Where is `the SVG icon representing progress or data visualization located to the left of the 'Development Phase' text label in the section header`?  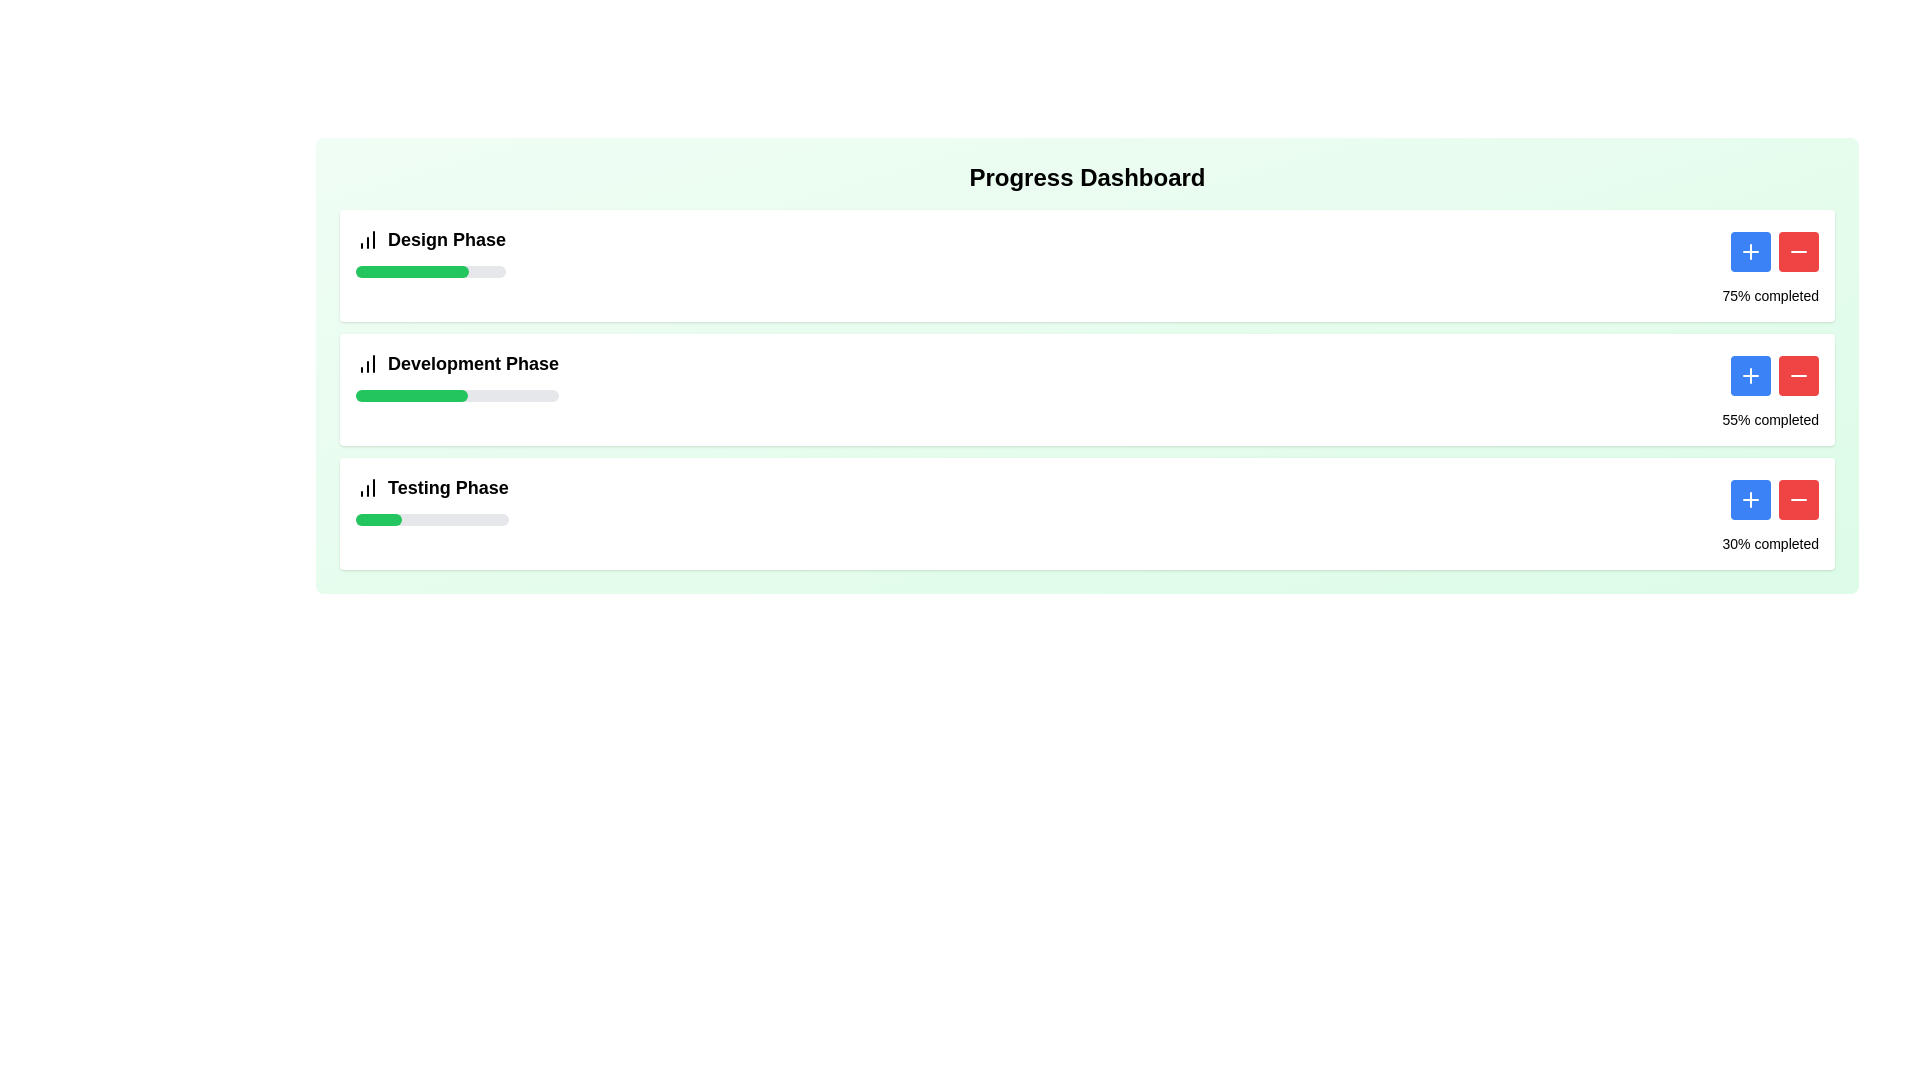
the SVG icon representing progress or data visualization located to the left of the 'Development Phase' text label in the section header is located at coordinates (368, 363).